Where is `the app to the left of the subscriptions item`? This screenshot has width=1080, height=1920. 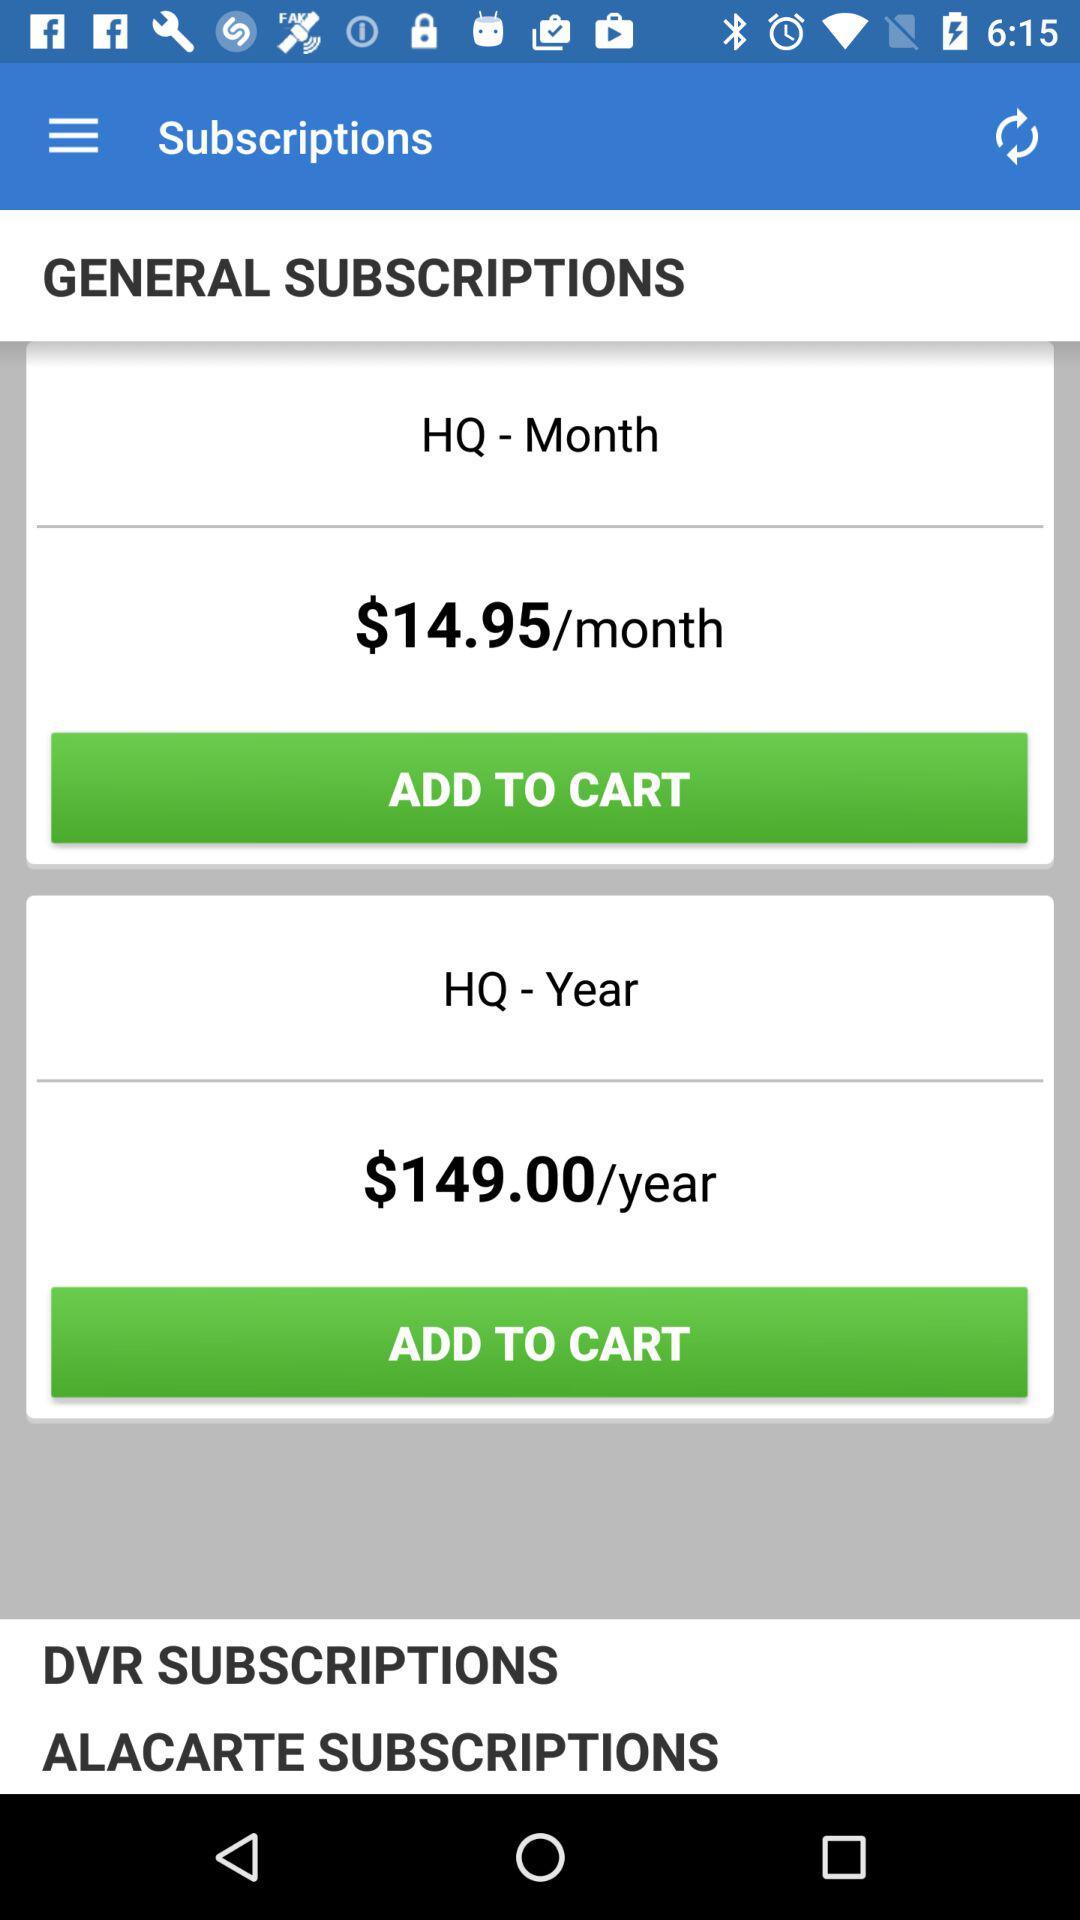
the app to the left of the subscriptions item is located at coordinates (72, 135).